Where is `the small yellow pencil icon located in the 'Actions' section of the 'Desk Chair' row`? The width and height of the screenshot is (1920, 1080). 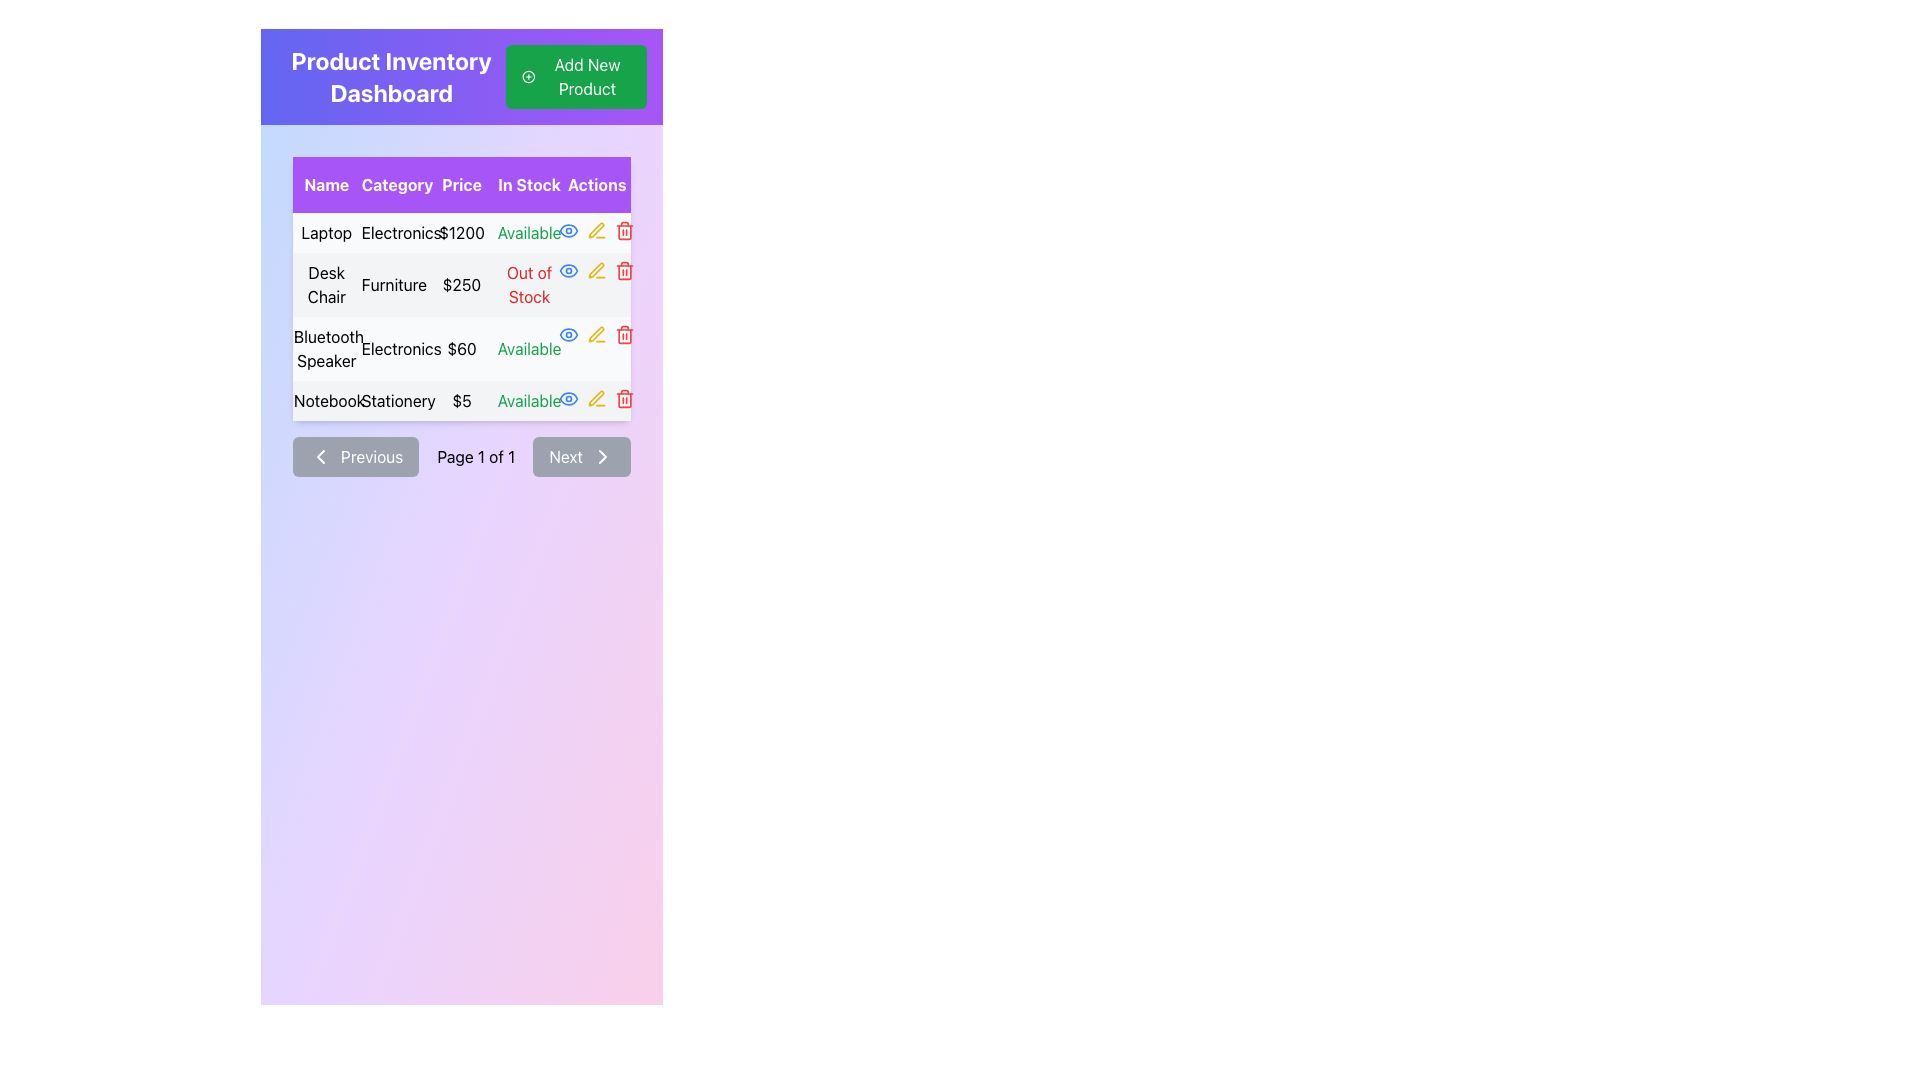
the small yellow pencil icon located in the 'Actions' section of the 'Desk Chair' row is located at coordinates (596, 270).